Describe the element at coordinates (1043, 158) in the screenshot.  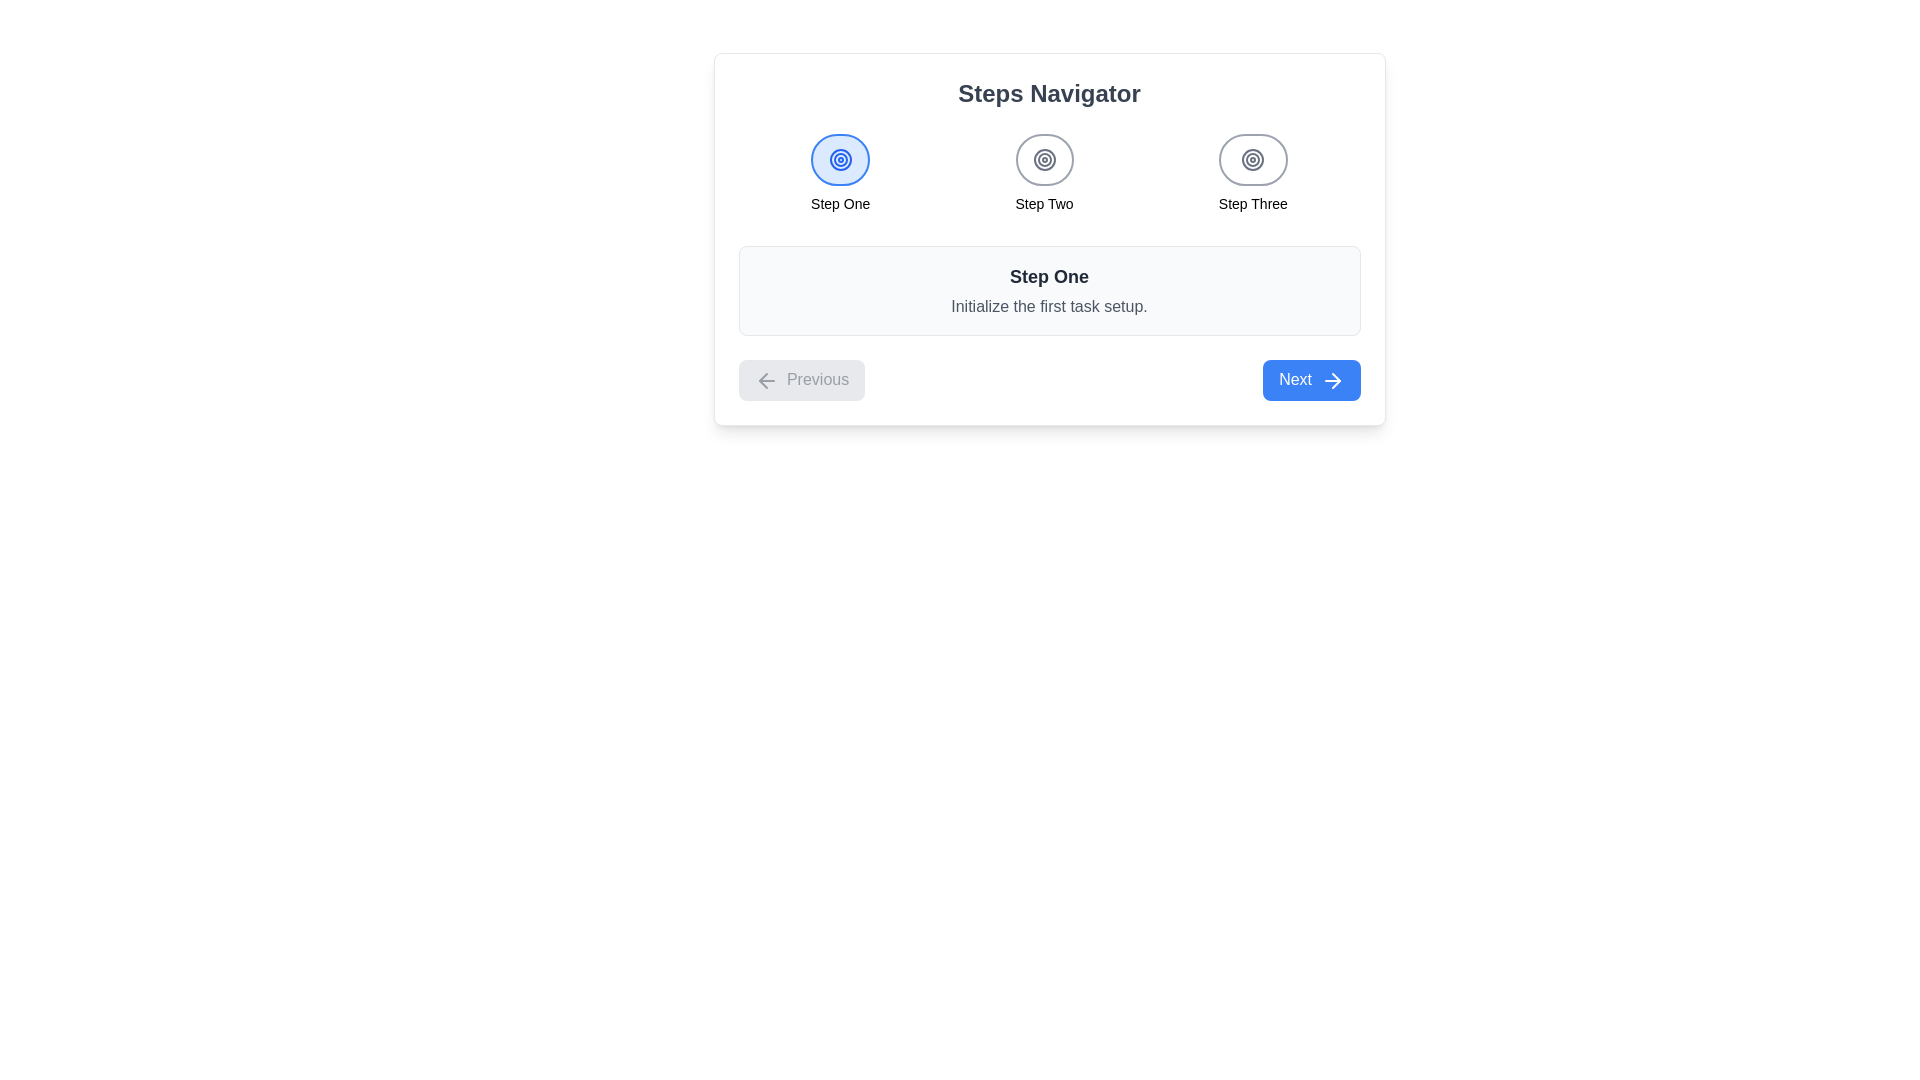
I see `the middle circle of the concentric circles representing the second step labeled 'Step Two' in the steps navigator interface` at that location.